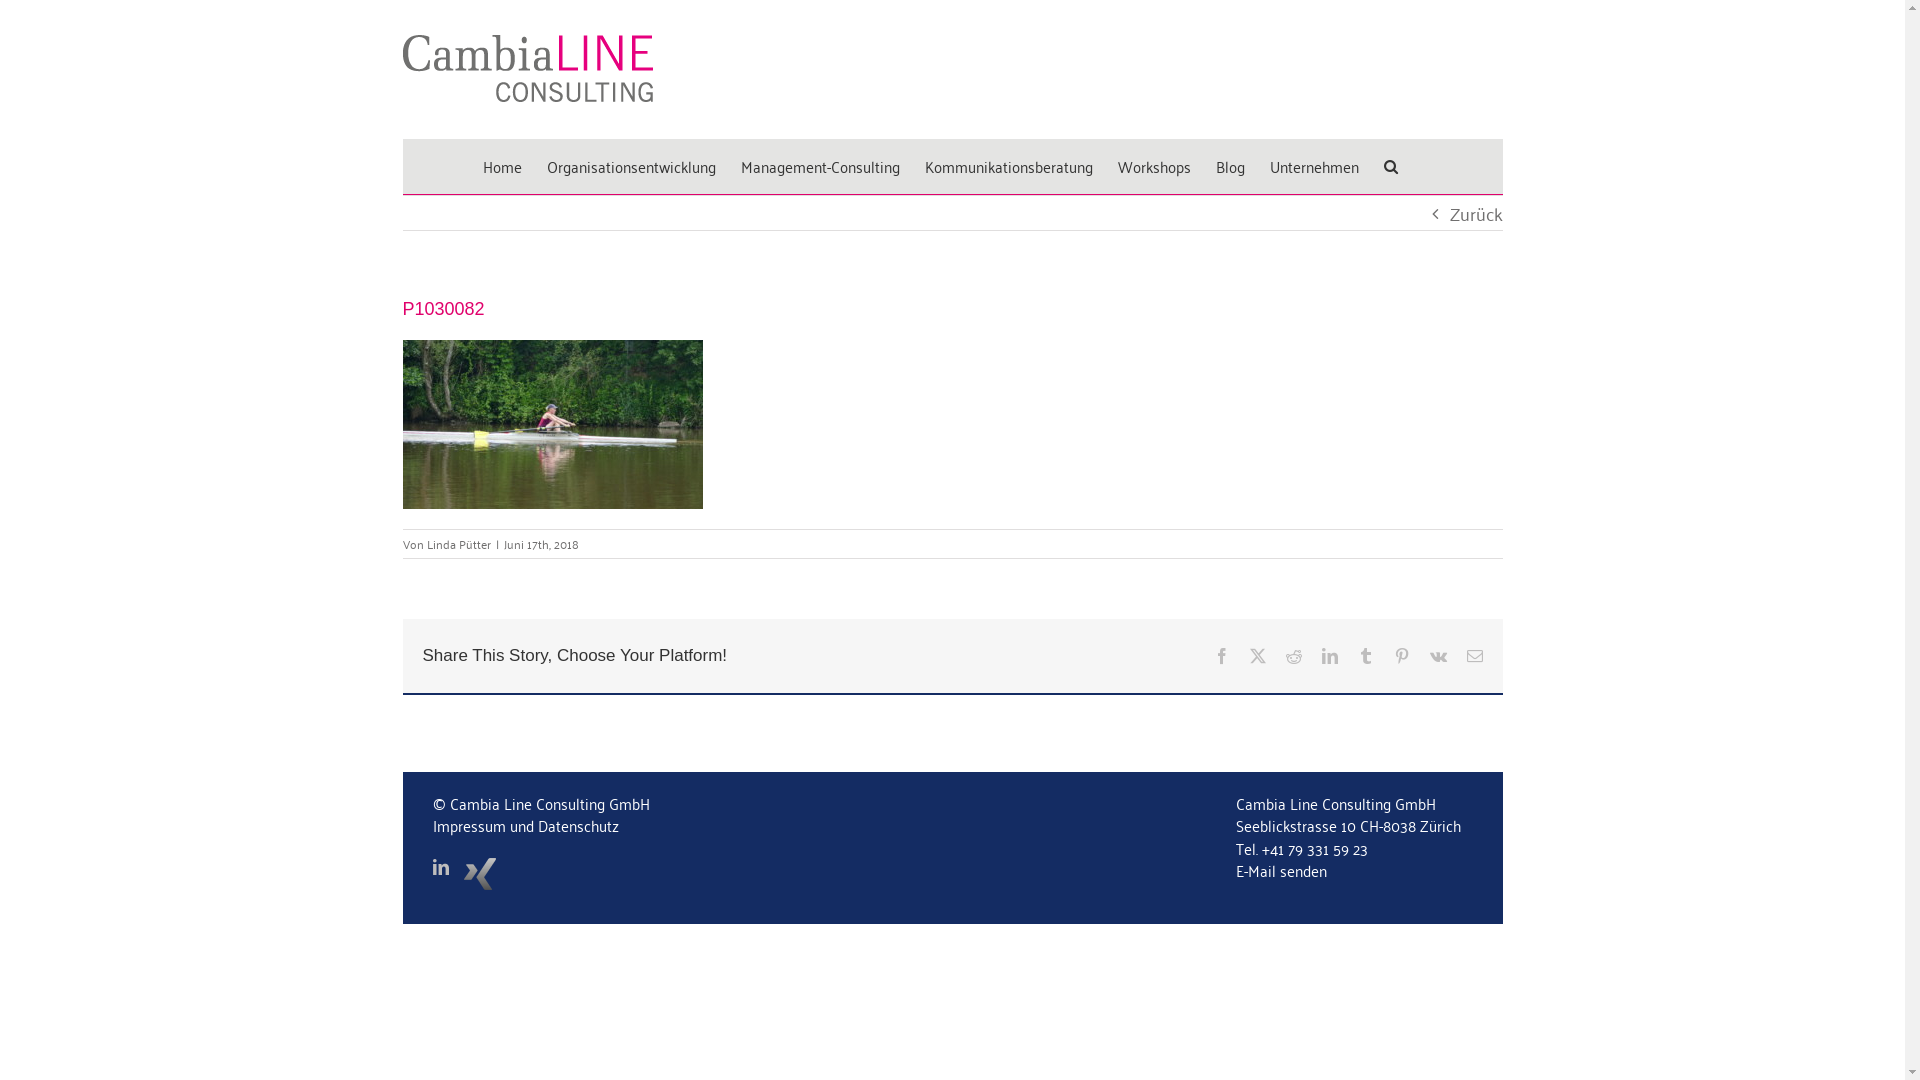  What do you see at coordinates (819, 165) in the screenshot?
I see `'Management-Consulting'` at bounding box center [819, 165].